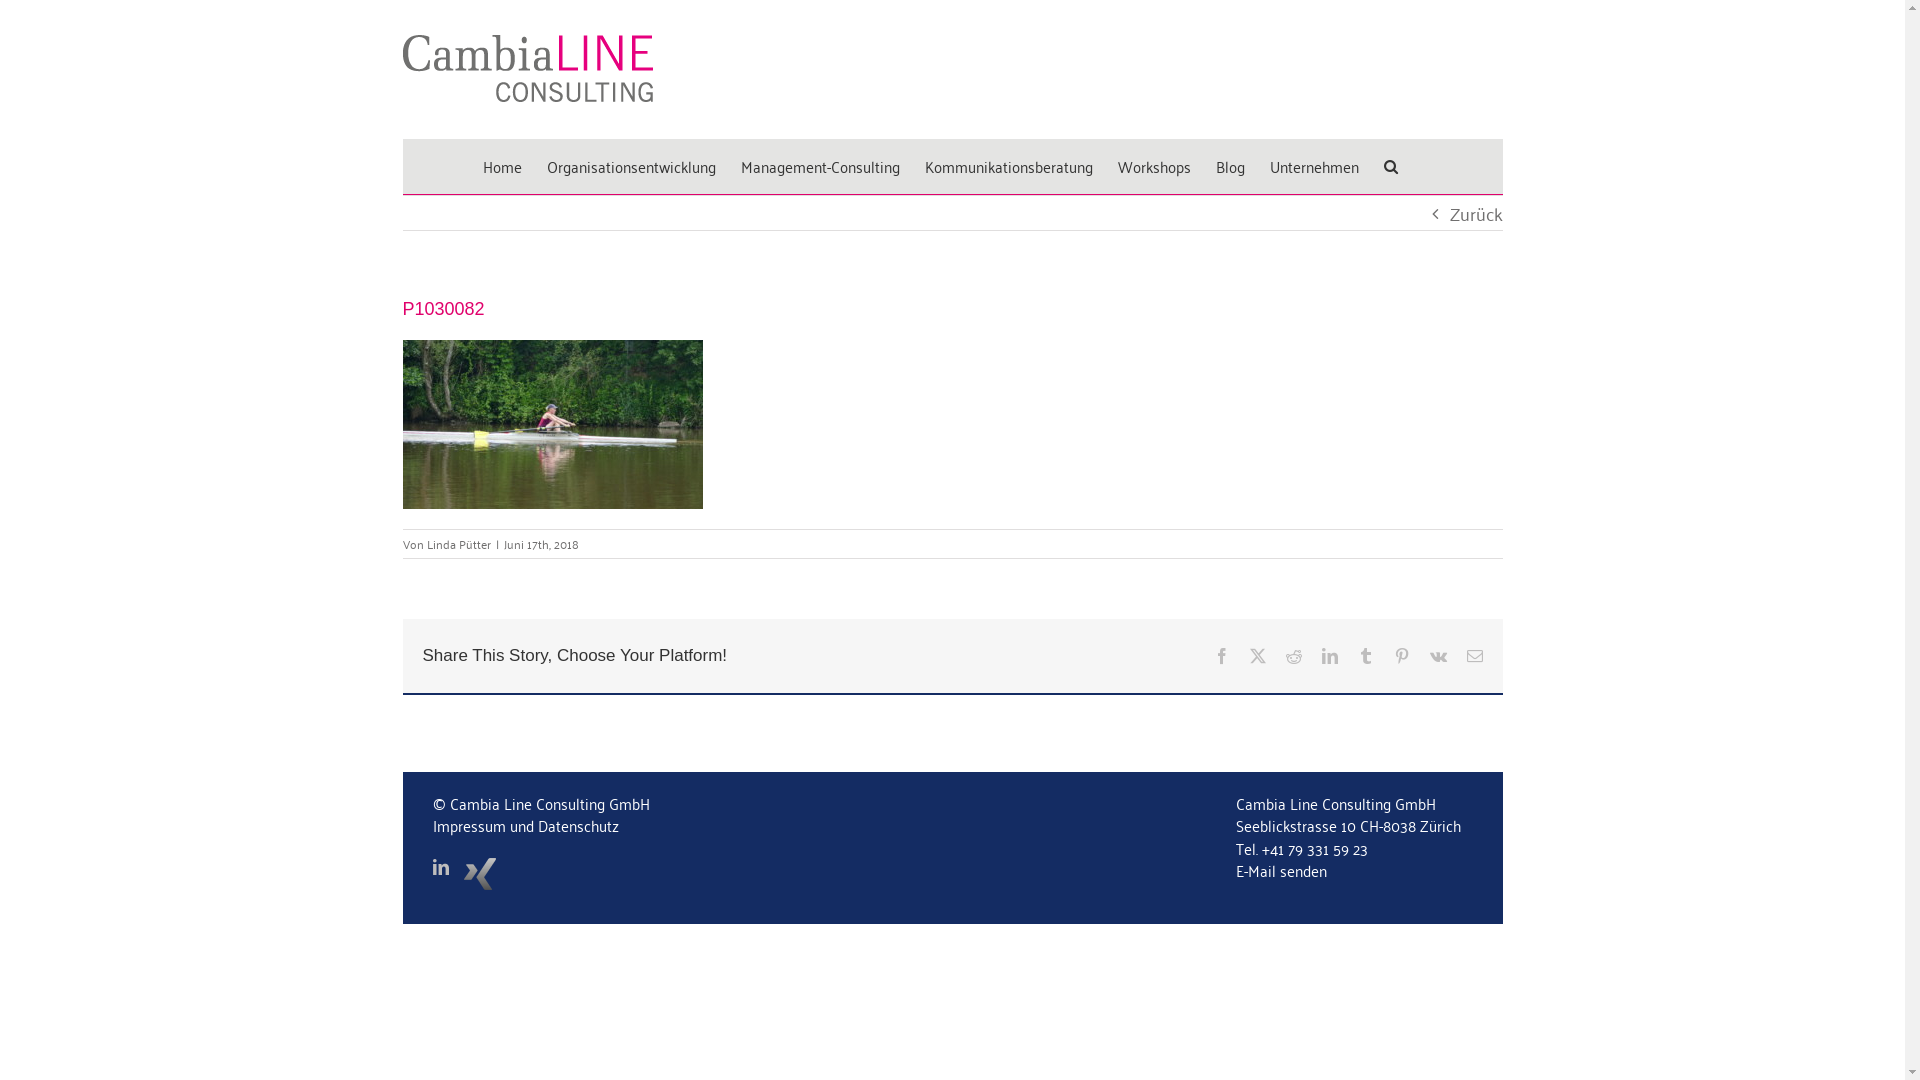  What do you see at coordinates (819, 165) in the screenshot?
I see `'Management-Consulting'` at bounding box center [819, 165].